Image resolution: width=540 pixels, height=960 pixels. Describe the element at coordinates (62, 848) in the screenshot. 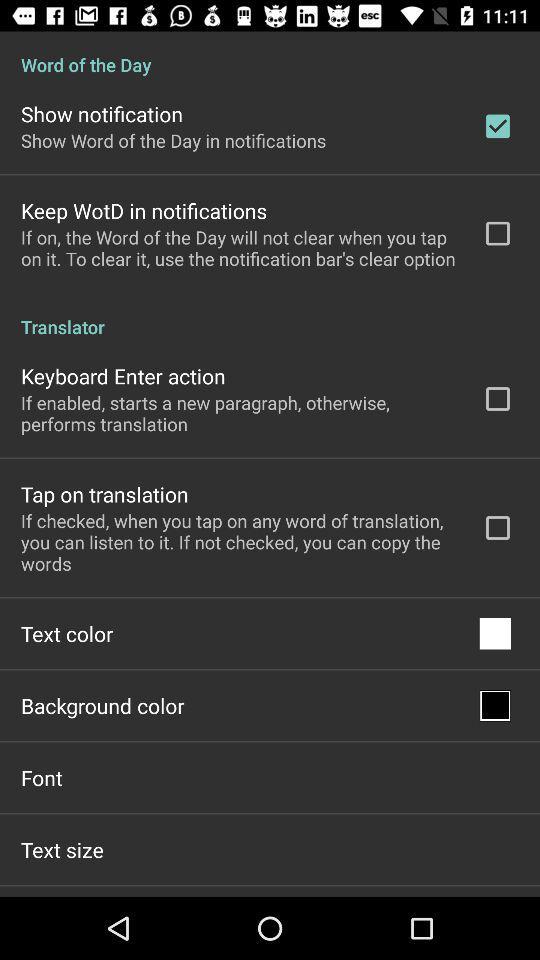

I see `app below the font` at that location.